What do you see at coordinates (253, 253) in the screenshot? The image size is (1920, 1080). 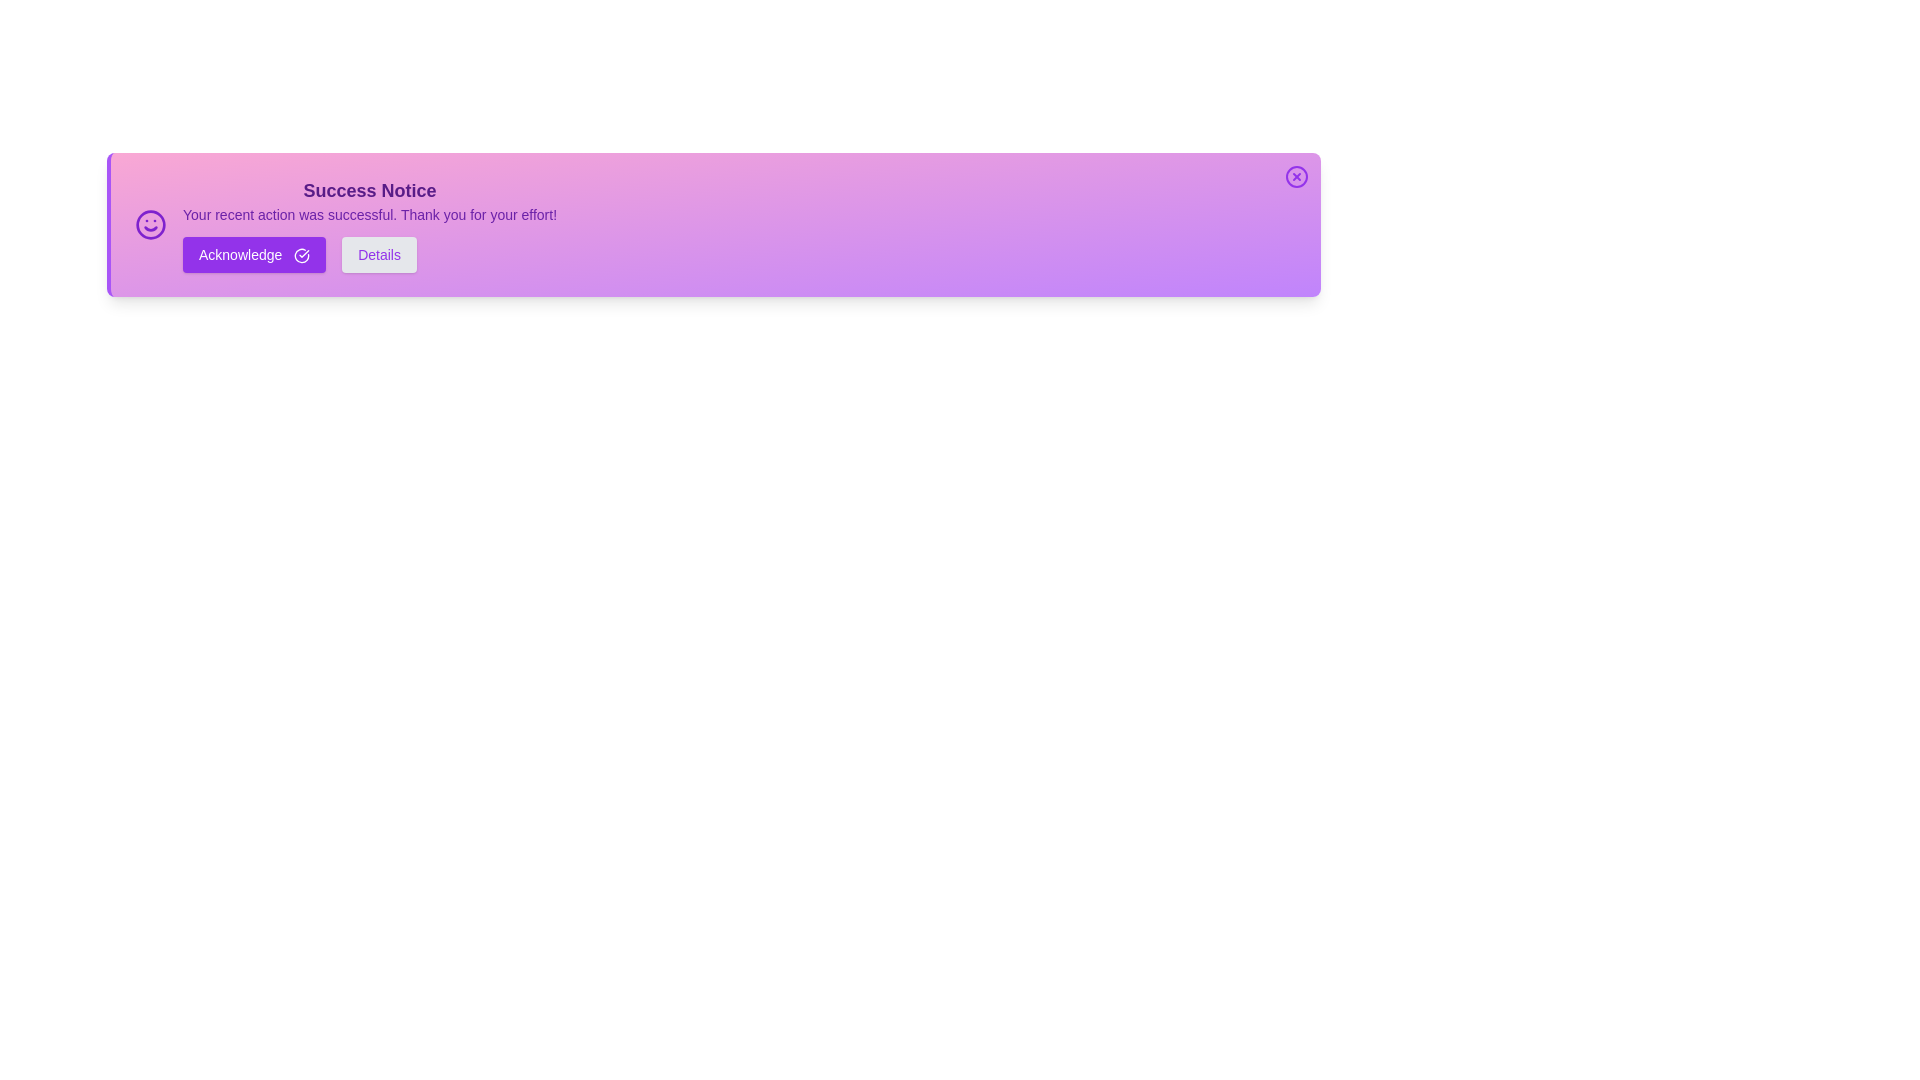 I see `the 'Acknowledge' button to acknowledge the alert` at bounding box center [253, 253].